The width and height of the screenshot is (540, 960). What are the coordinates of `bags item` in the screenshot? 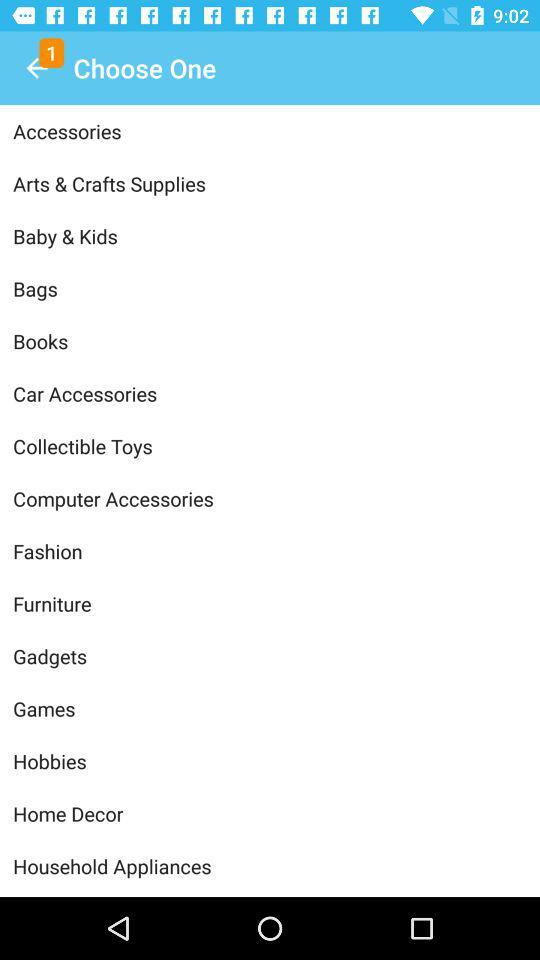 It's located at (270, 287).